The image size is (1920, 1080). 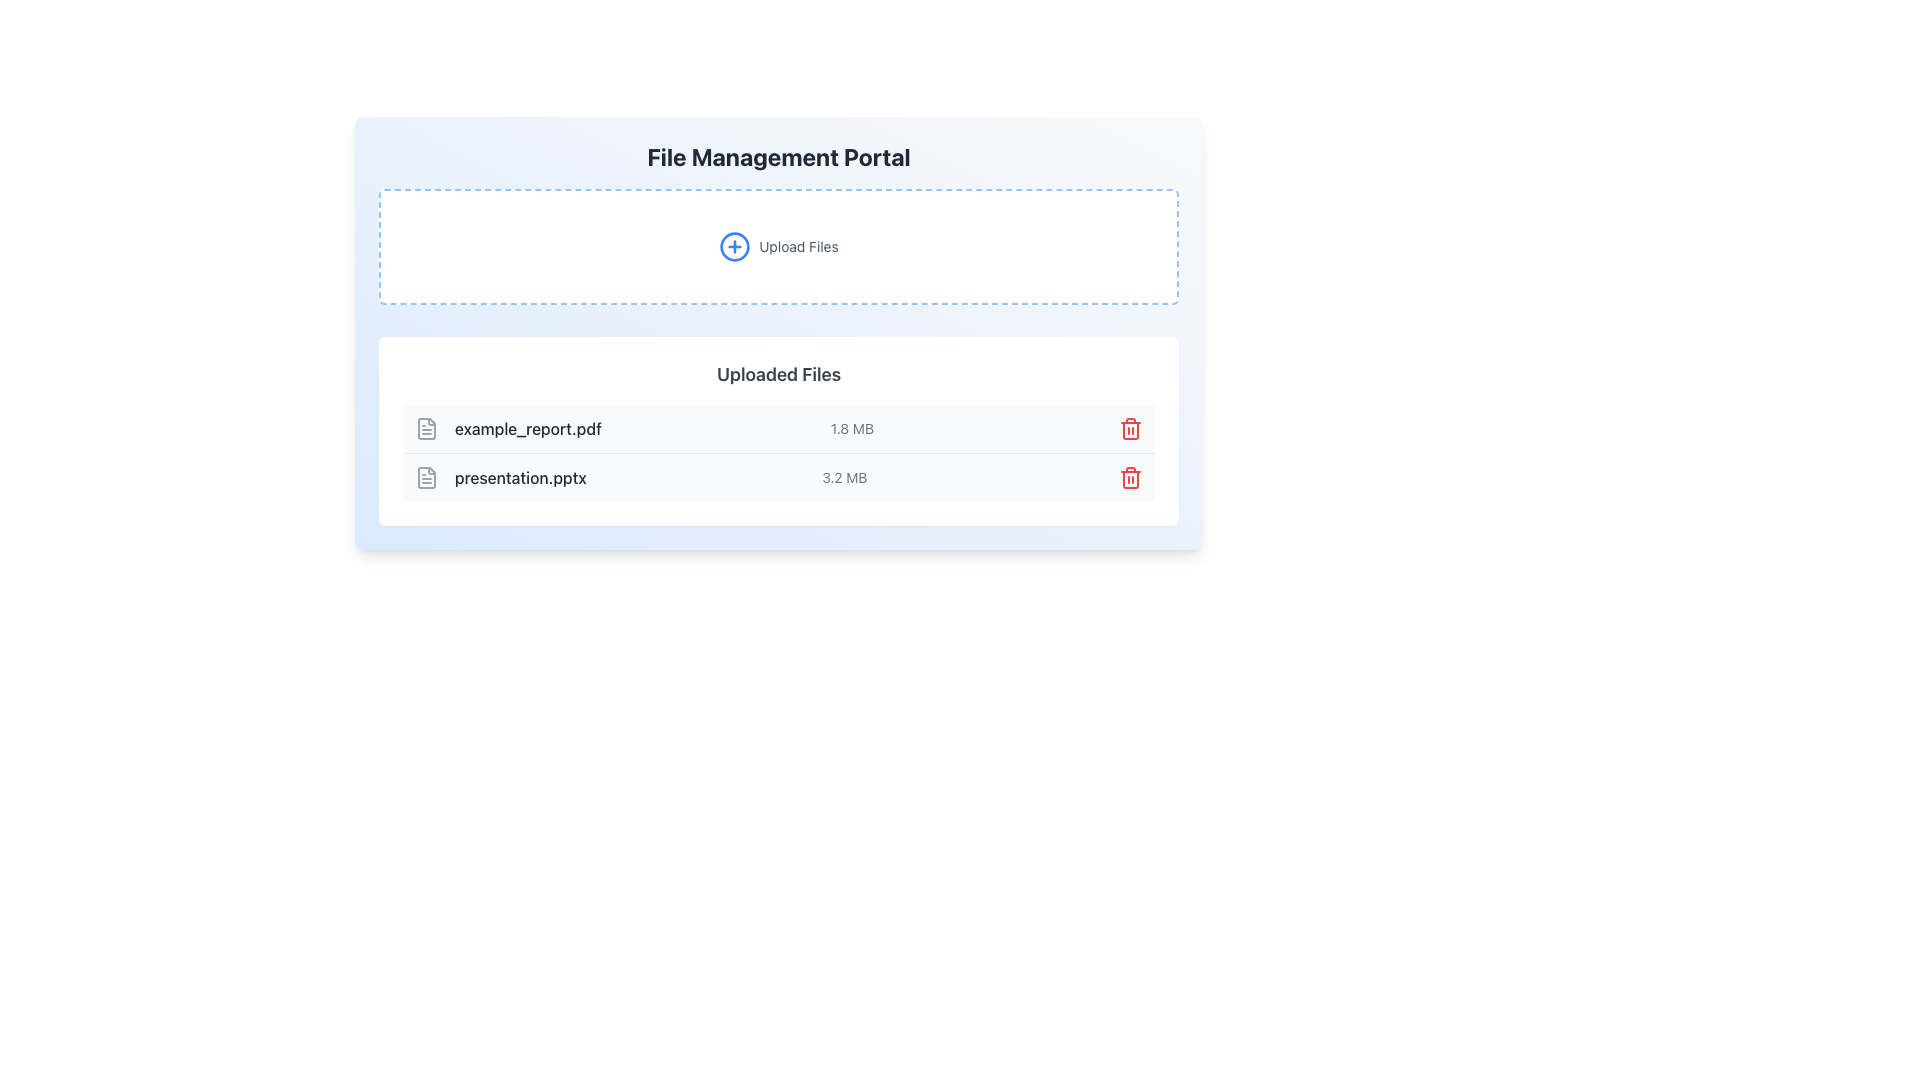 I want to click on the prominent circular upload button located in the 'Upload Files' section, so click(x=734, y=245).